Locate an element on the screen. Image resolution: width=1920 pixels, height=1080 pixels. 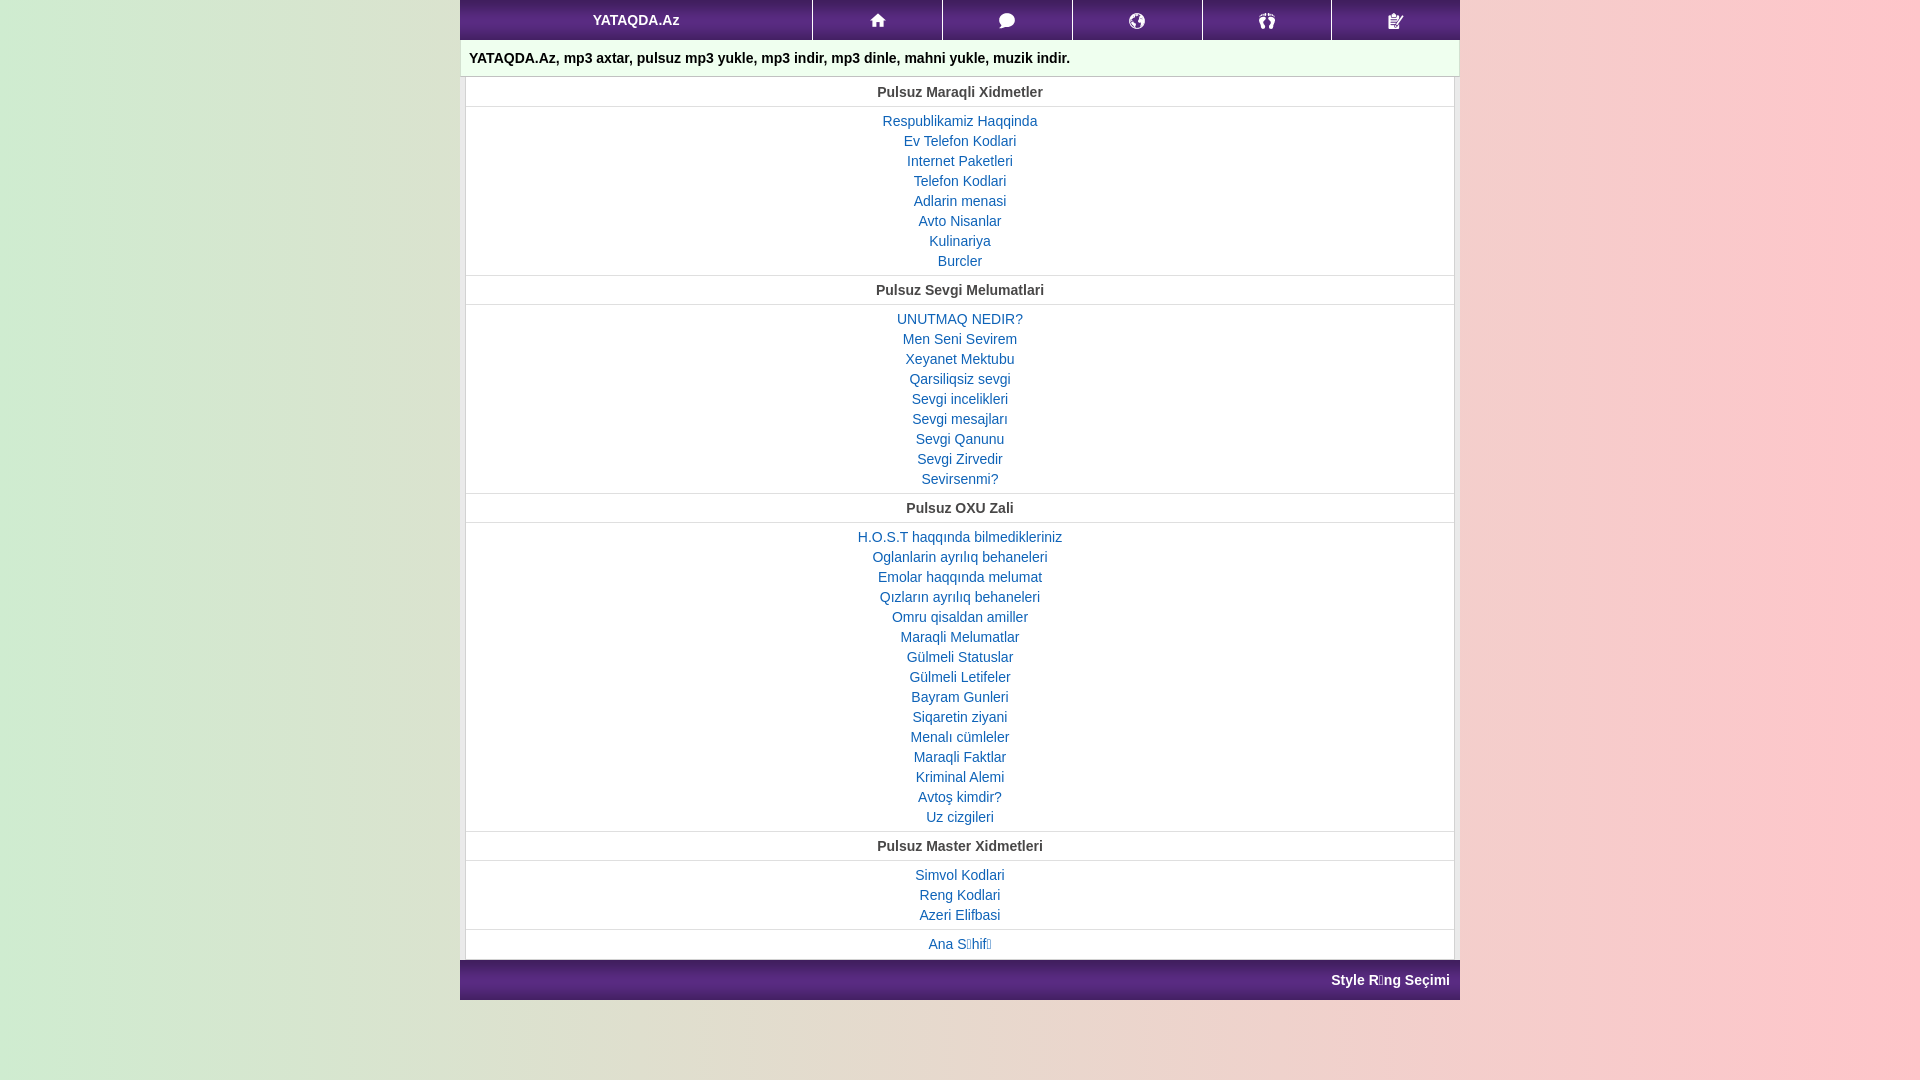
'Men Seni Sevirem' is located at coordinates (960, 338).